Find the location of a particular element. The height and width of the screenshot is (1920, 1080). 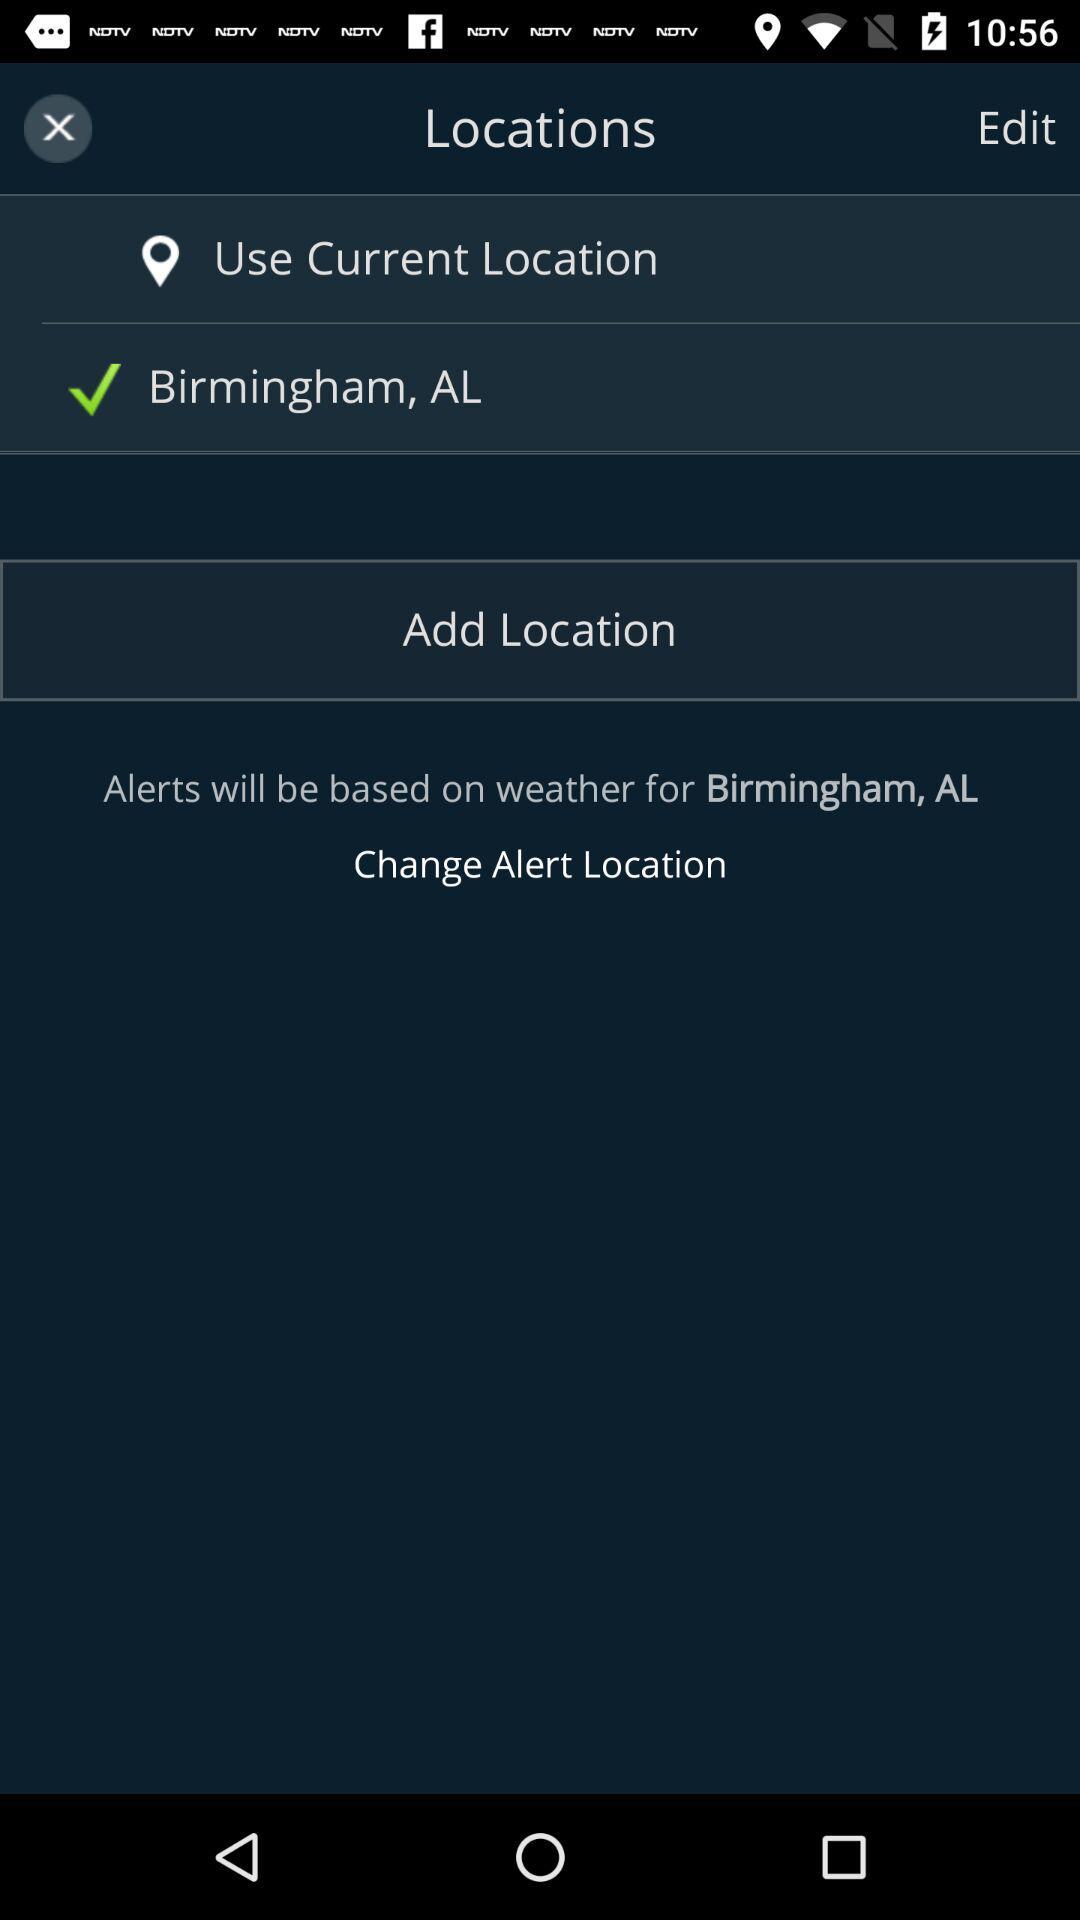

the tick mark left to birmingham al is located at coordinates (94, 389).